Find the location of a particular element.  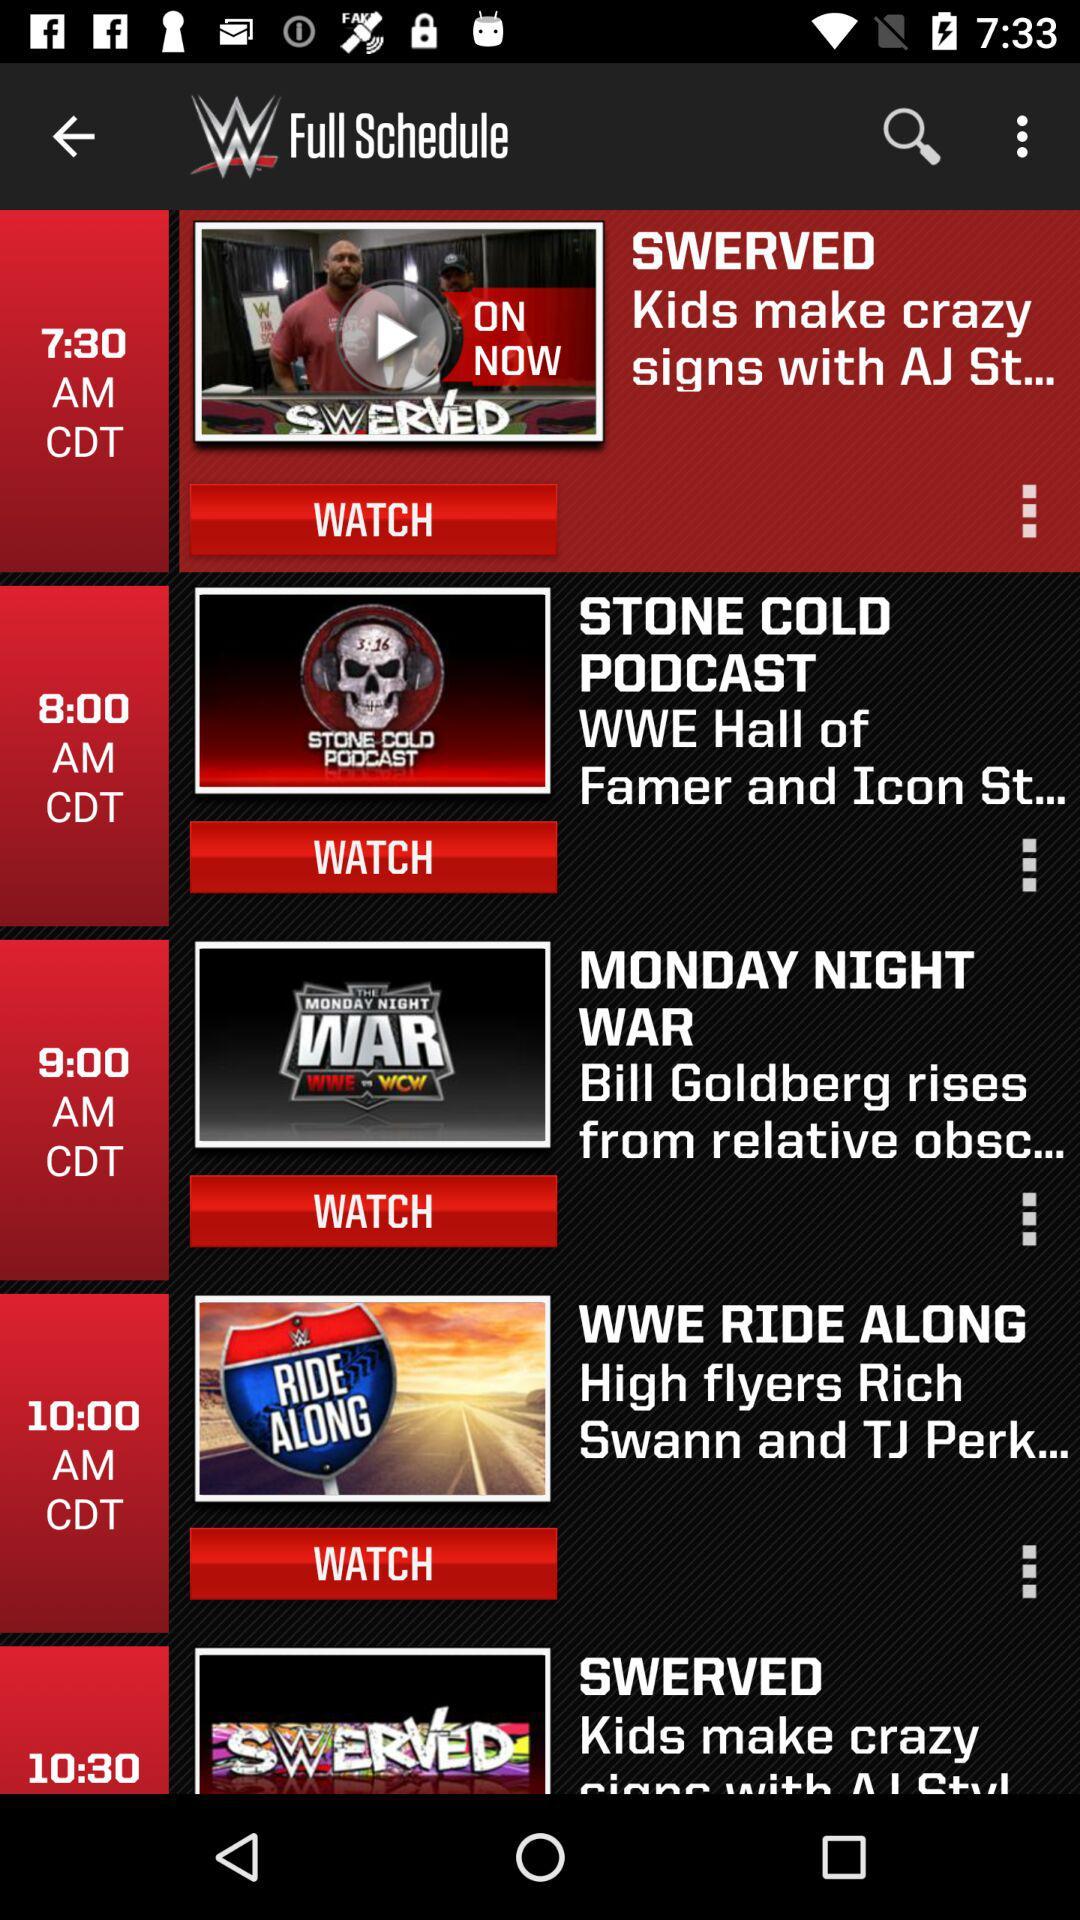

item above 7 30 am item is located at coordinates (72, 135).